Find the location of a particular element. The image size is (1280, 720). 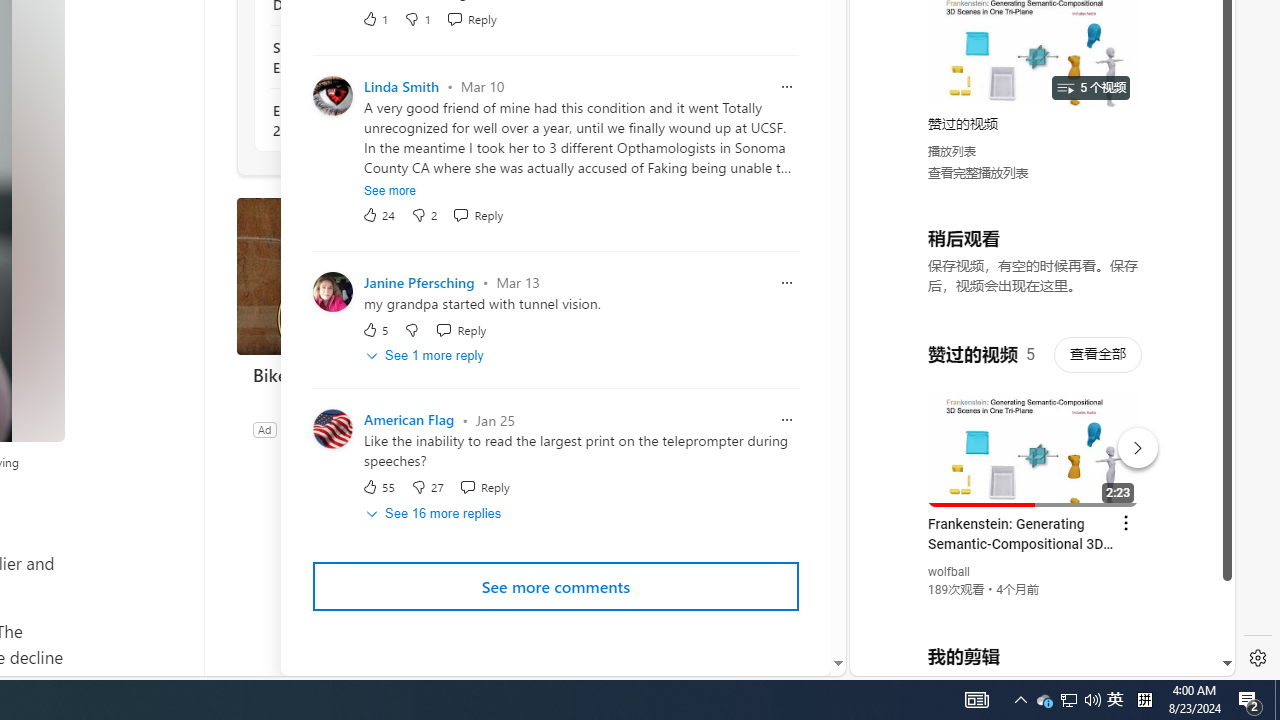

'Linda Smith' is located at coordinates (400, 85).